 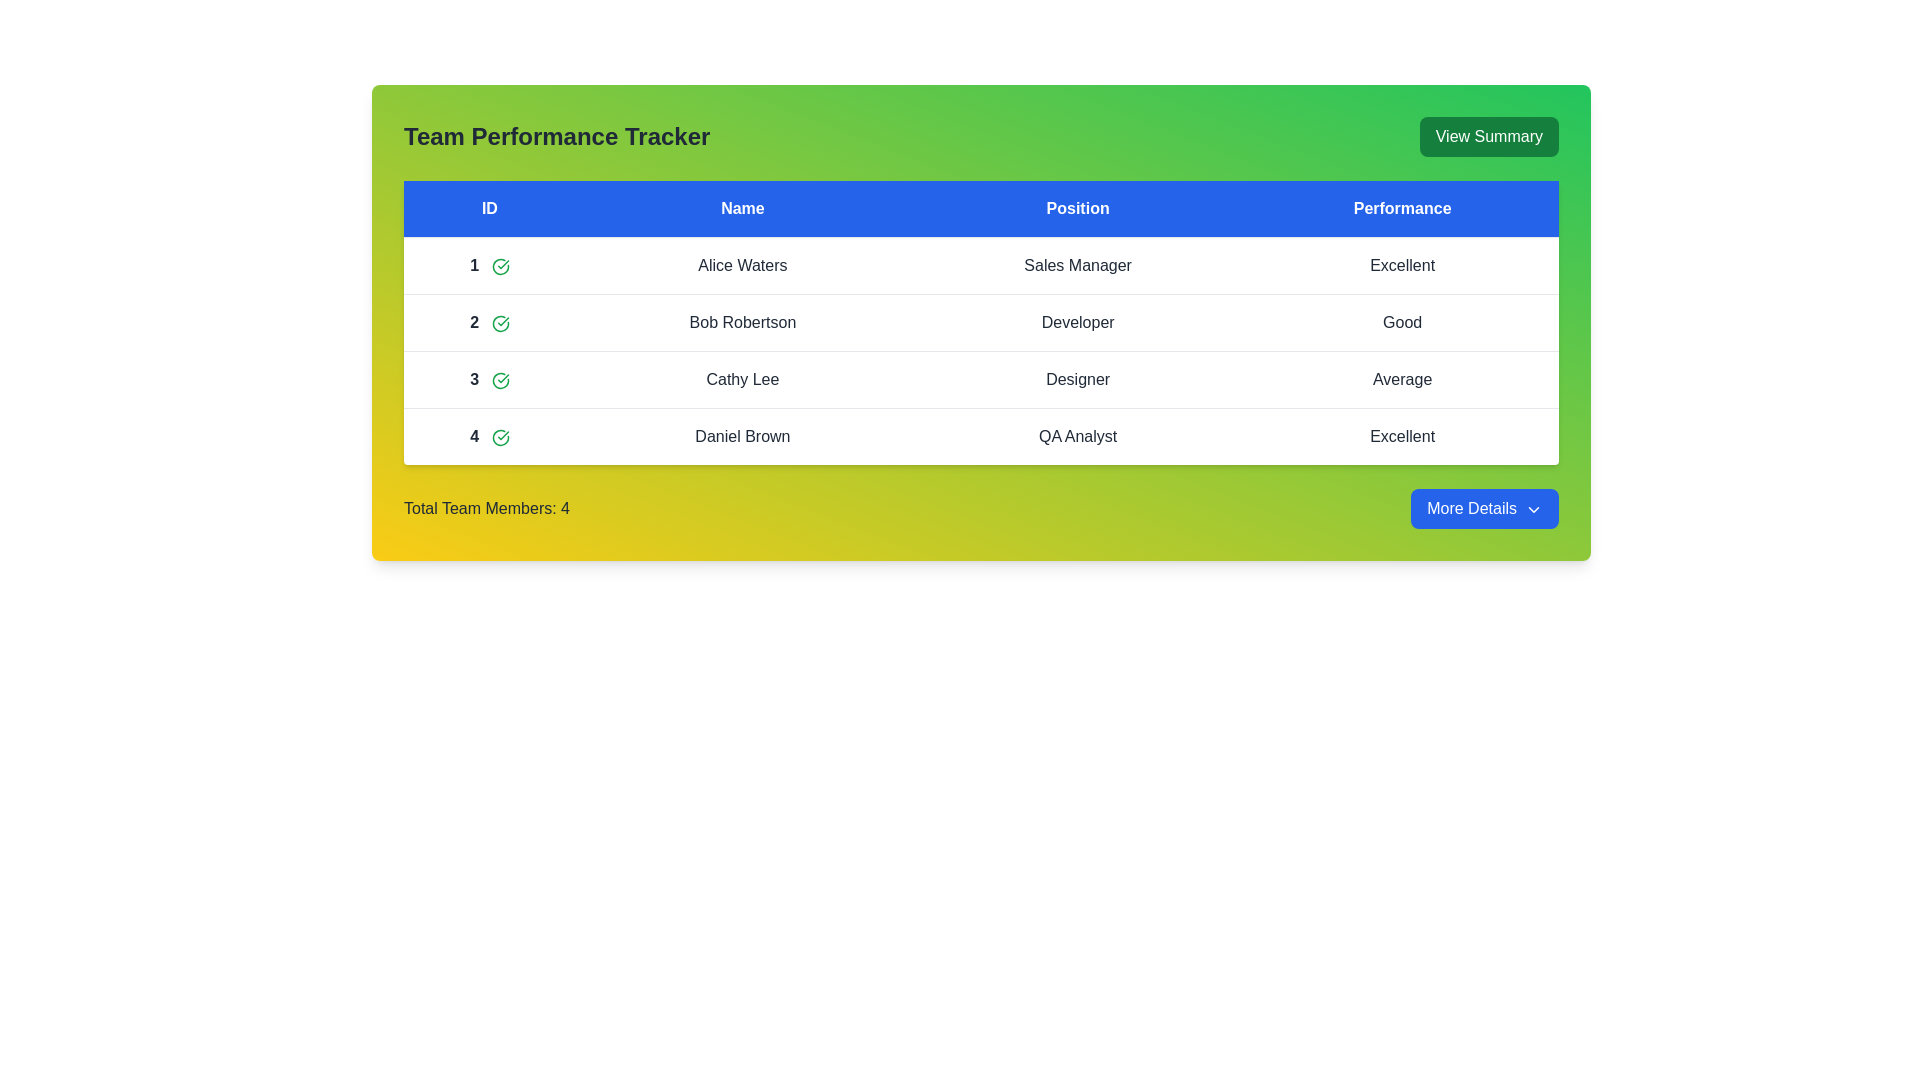 What do you see at coordinates (741, 322) in the screenshot?
I see `the row corresponding to employee Bob Robertson to inspect their details` at bounding box center [741, 322].